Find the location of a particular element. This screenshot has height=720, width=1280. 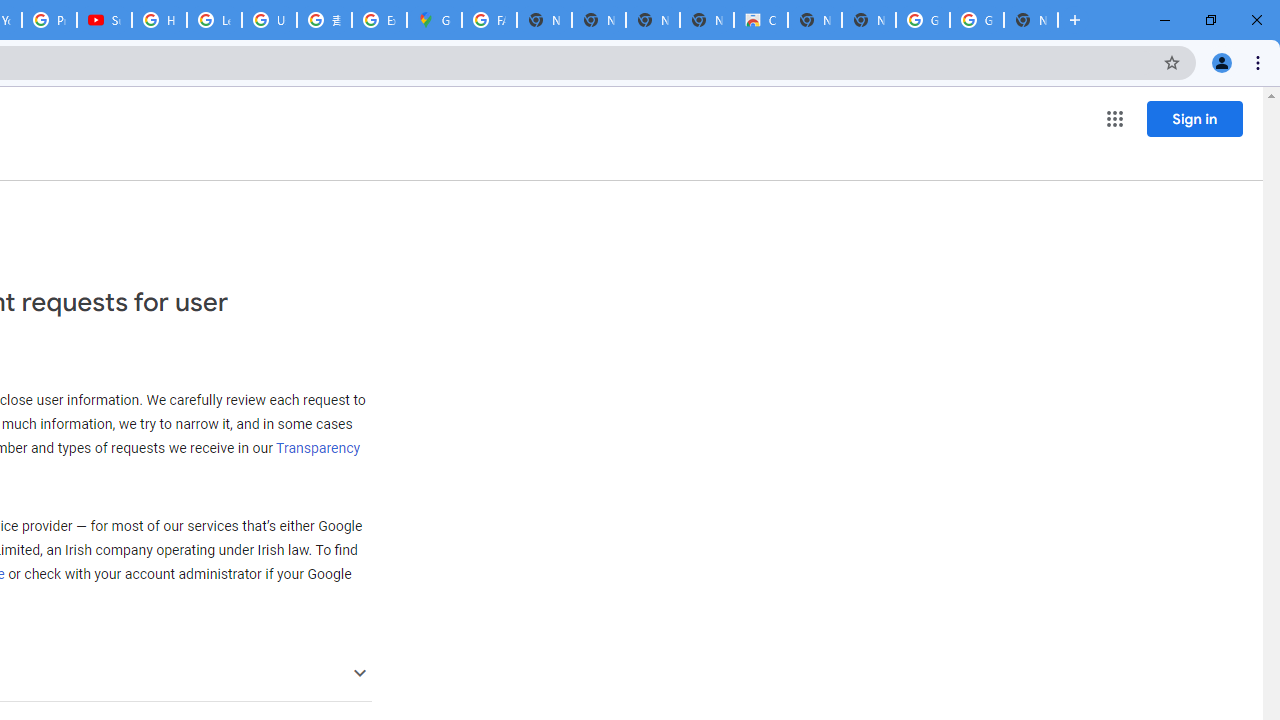

'Google Images' is located at coordinates (921, 20).